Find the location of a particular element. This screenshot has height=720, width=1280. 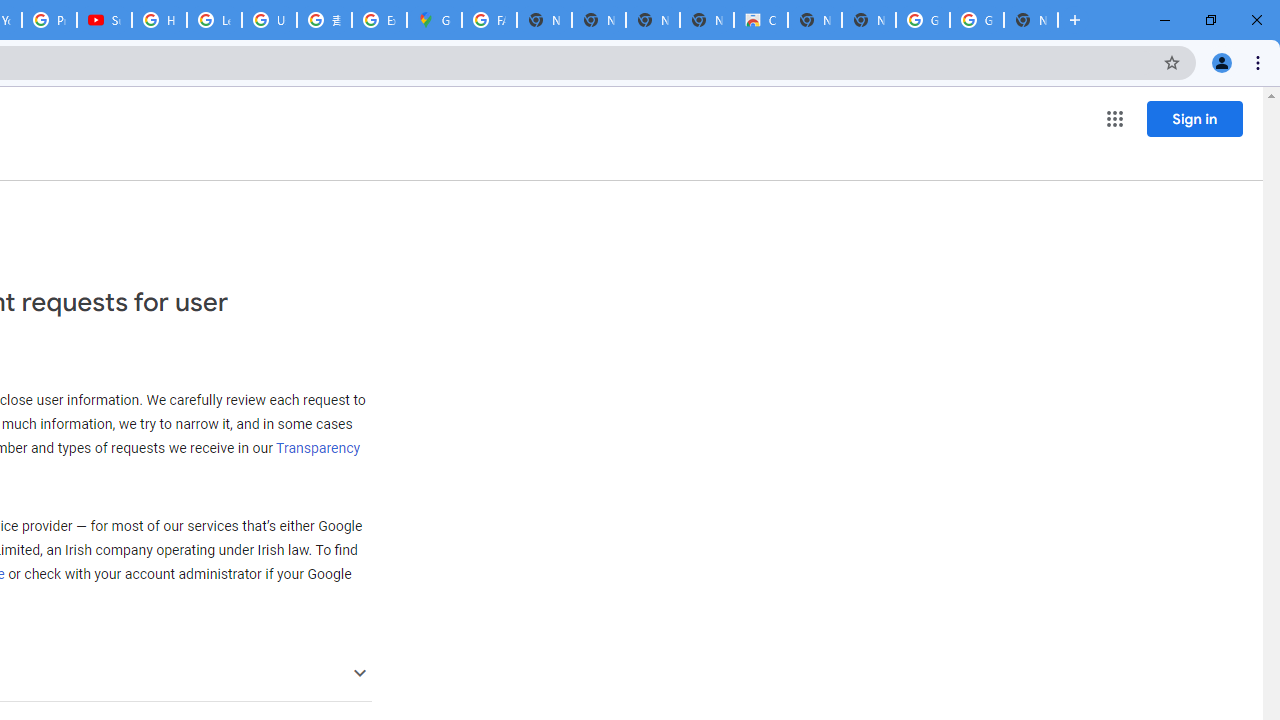

'Google Images' is located at coordinates (921, 20).